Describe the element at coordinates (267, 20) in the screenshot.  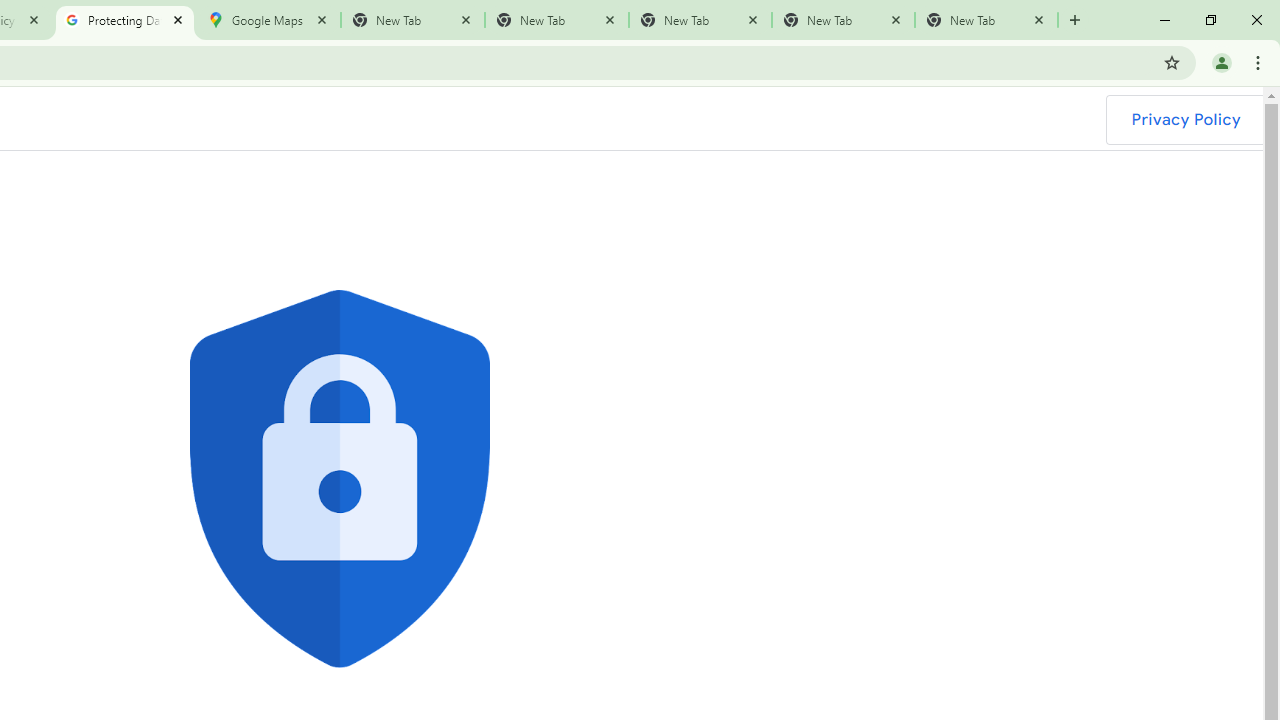
I see `'Google Maps'` at that location.